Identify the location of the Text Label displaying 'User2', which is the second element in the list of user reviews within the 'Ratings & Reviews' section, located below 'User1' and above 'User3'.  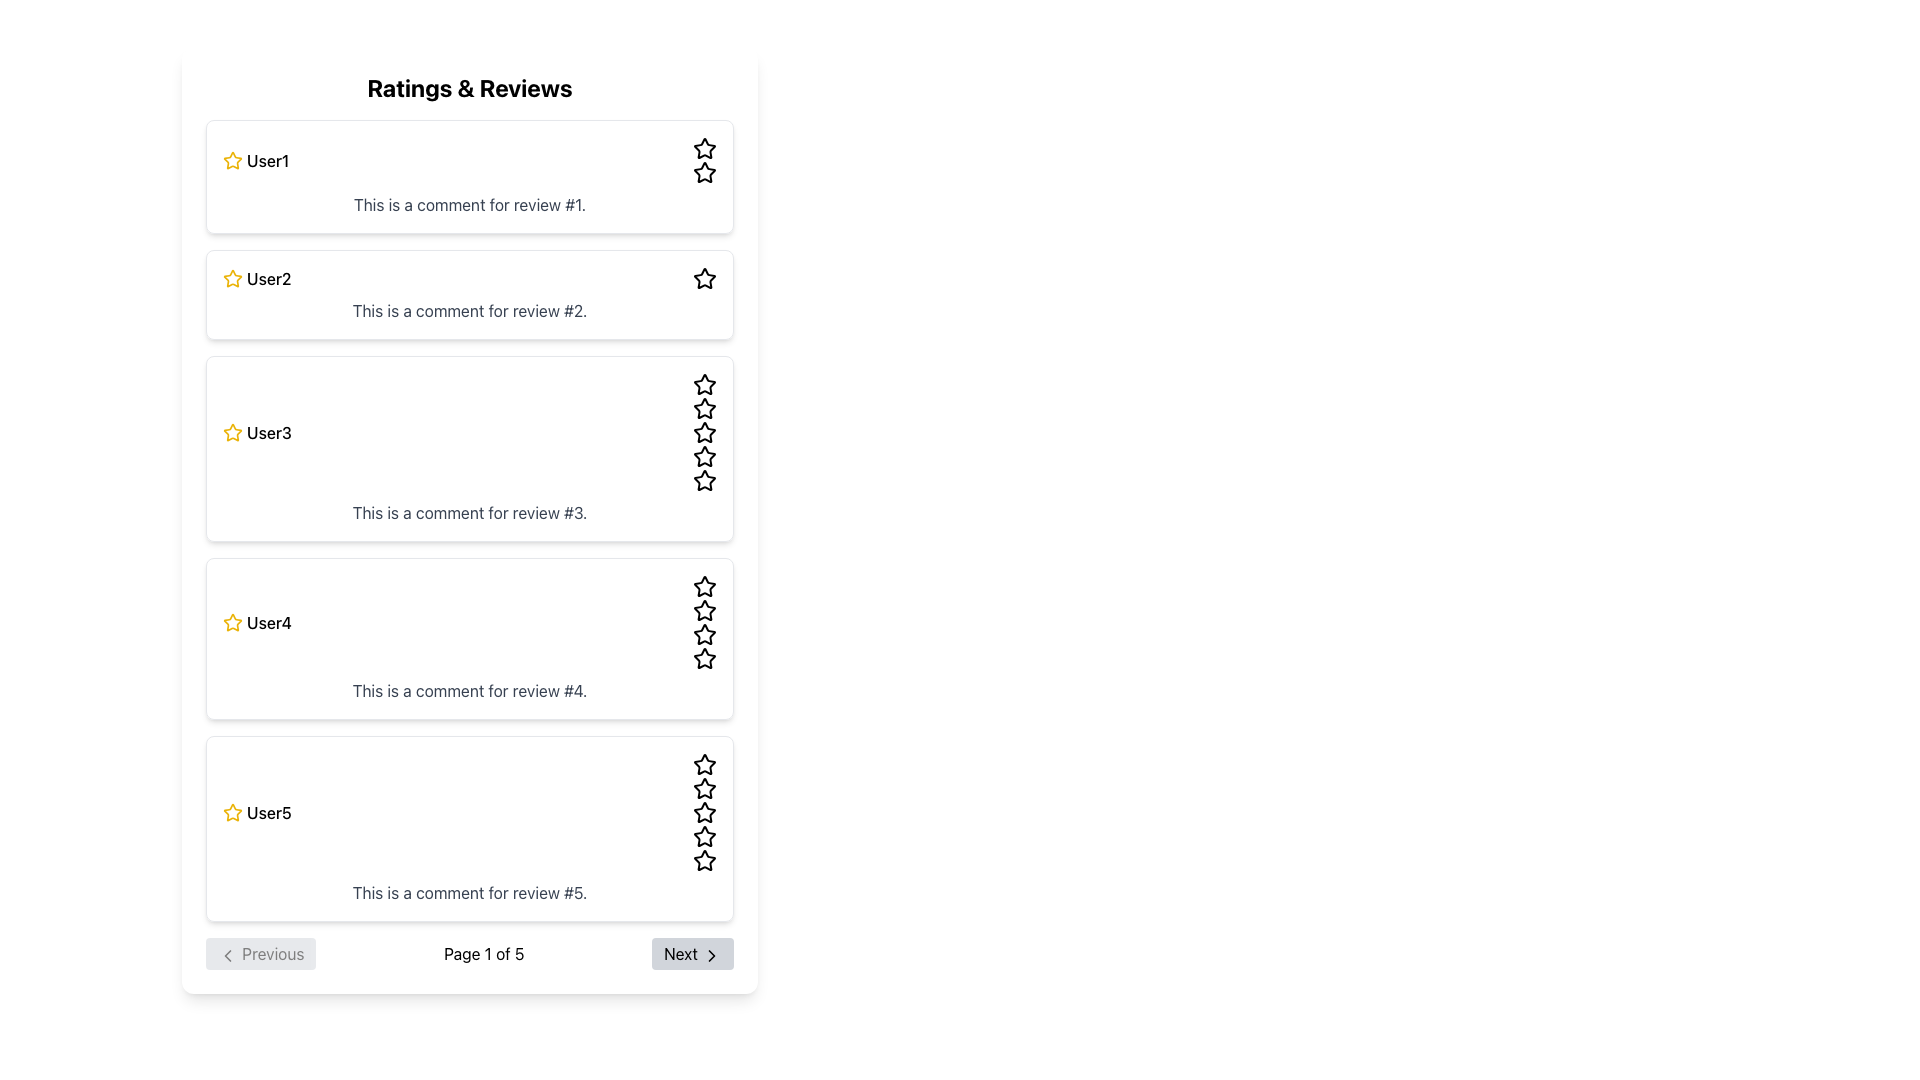
(268, 278).